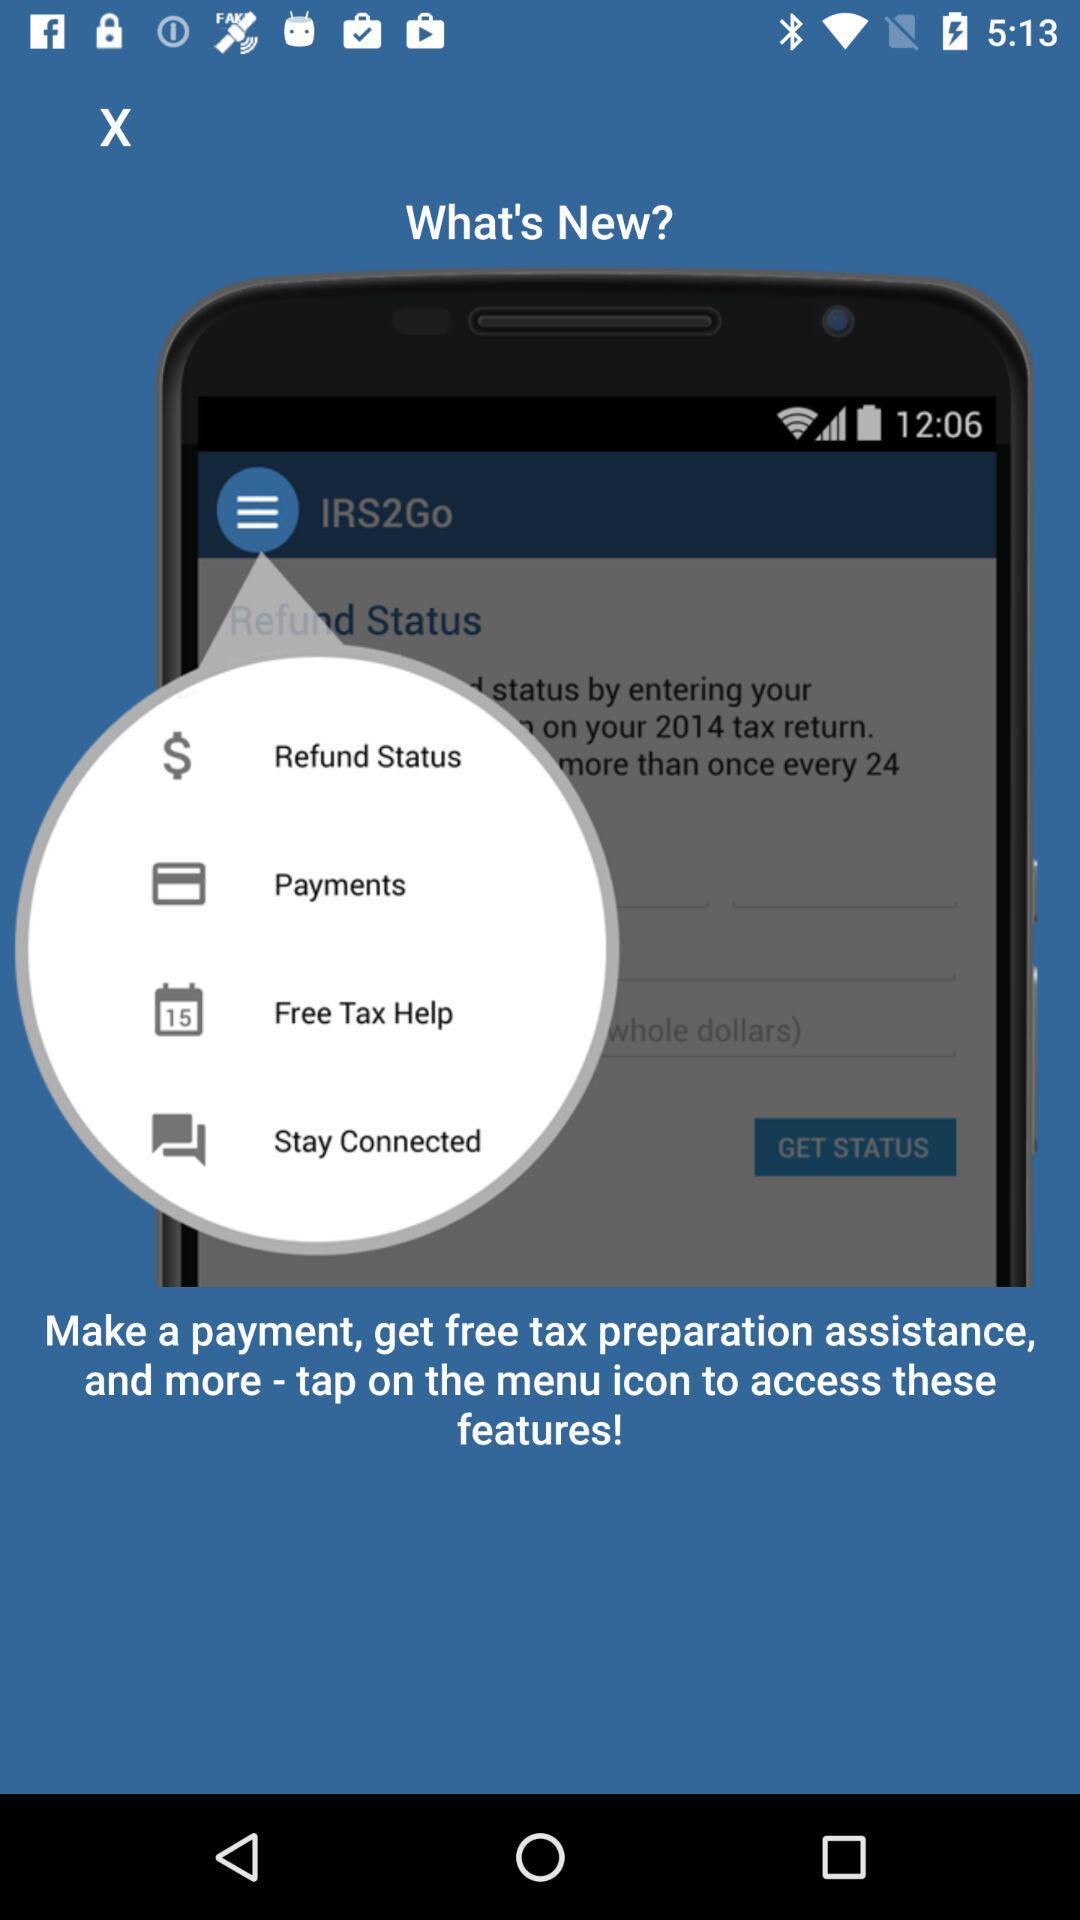  I want to click on the x, so click(115, 124).